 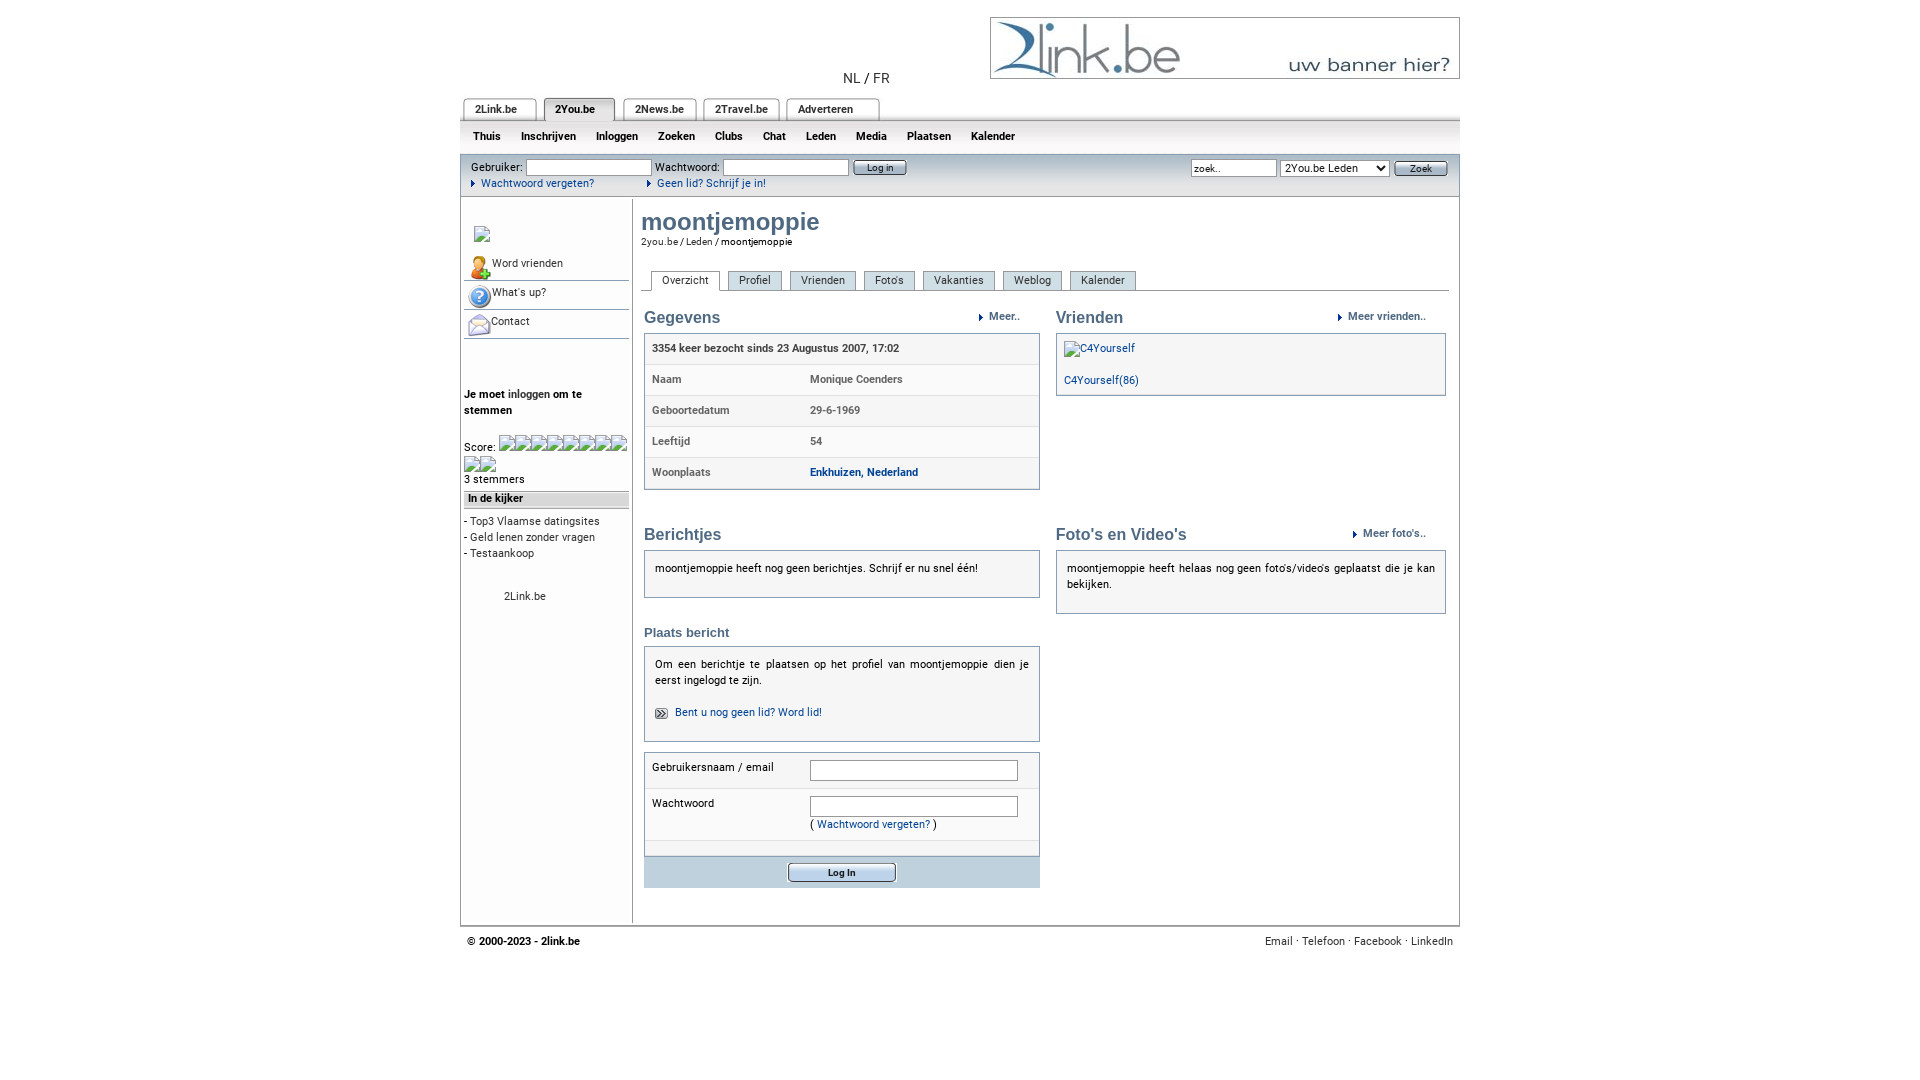 What do you see at coordinates (896, 135) in the screenshot?
I see `'Plaatsen'` at bounding box center [896, 135].